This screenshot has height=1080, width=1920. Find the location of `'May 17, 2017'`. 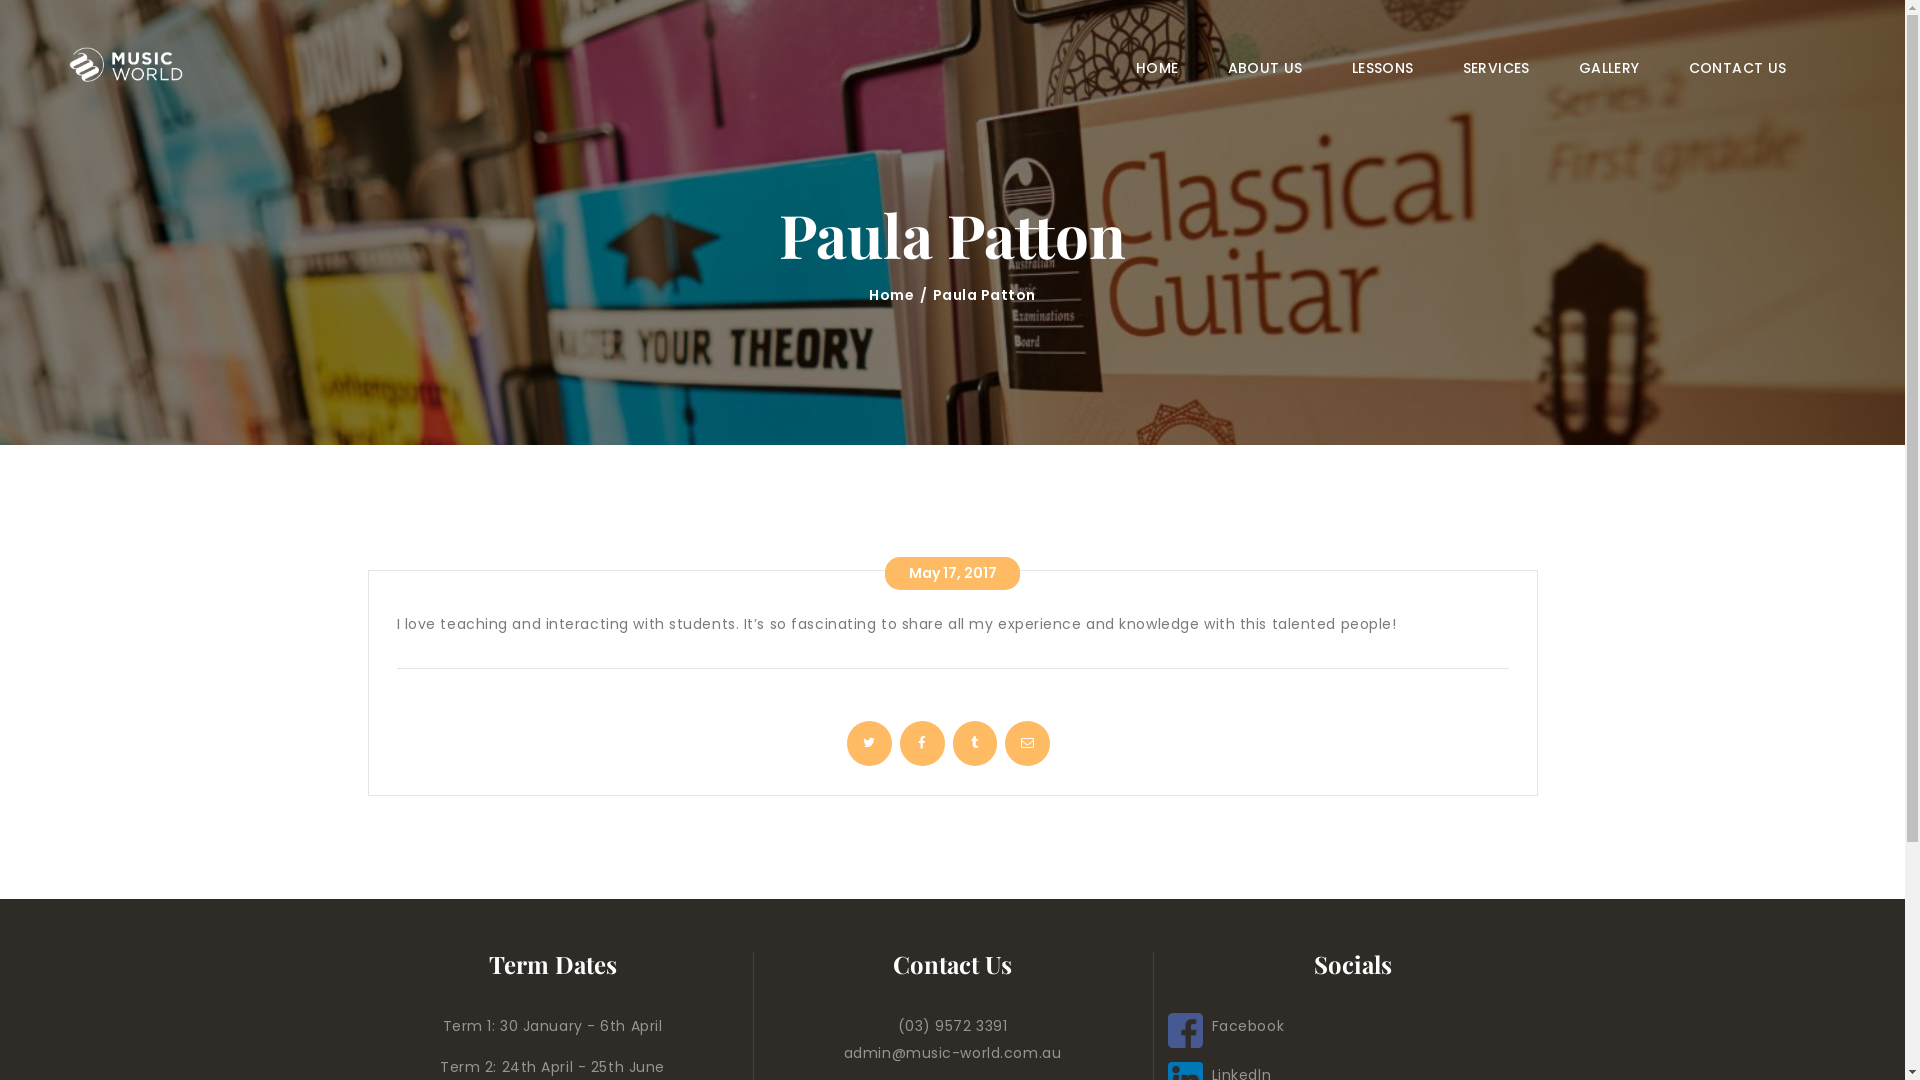

'May 17, 2017' is located at coordinates (883, 573).